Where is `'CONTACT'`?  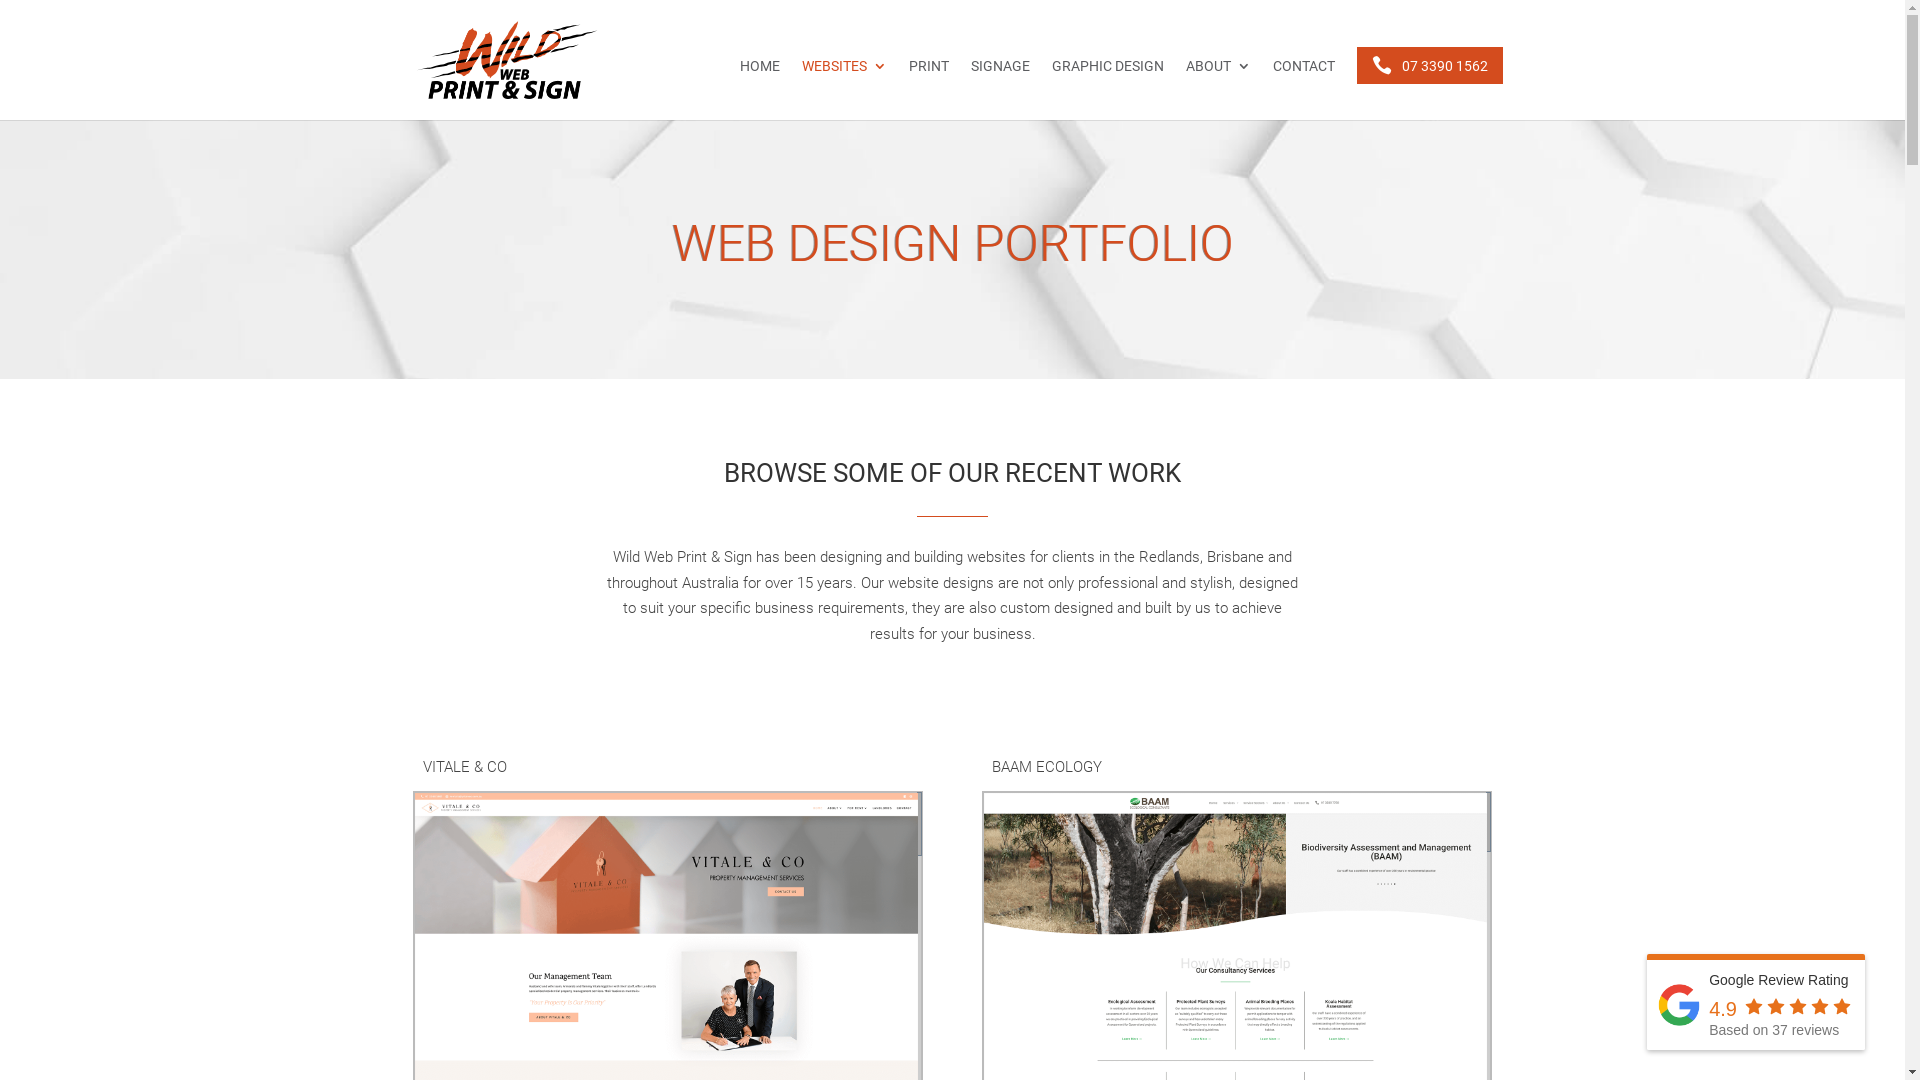
'CONTACT' is located at coordinates (1271, 88).